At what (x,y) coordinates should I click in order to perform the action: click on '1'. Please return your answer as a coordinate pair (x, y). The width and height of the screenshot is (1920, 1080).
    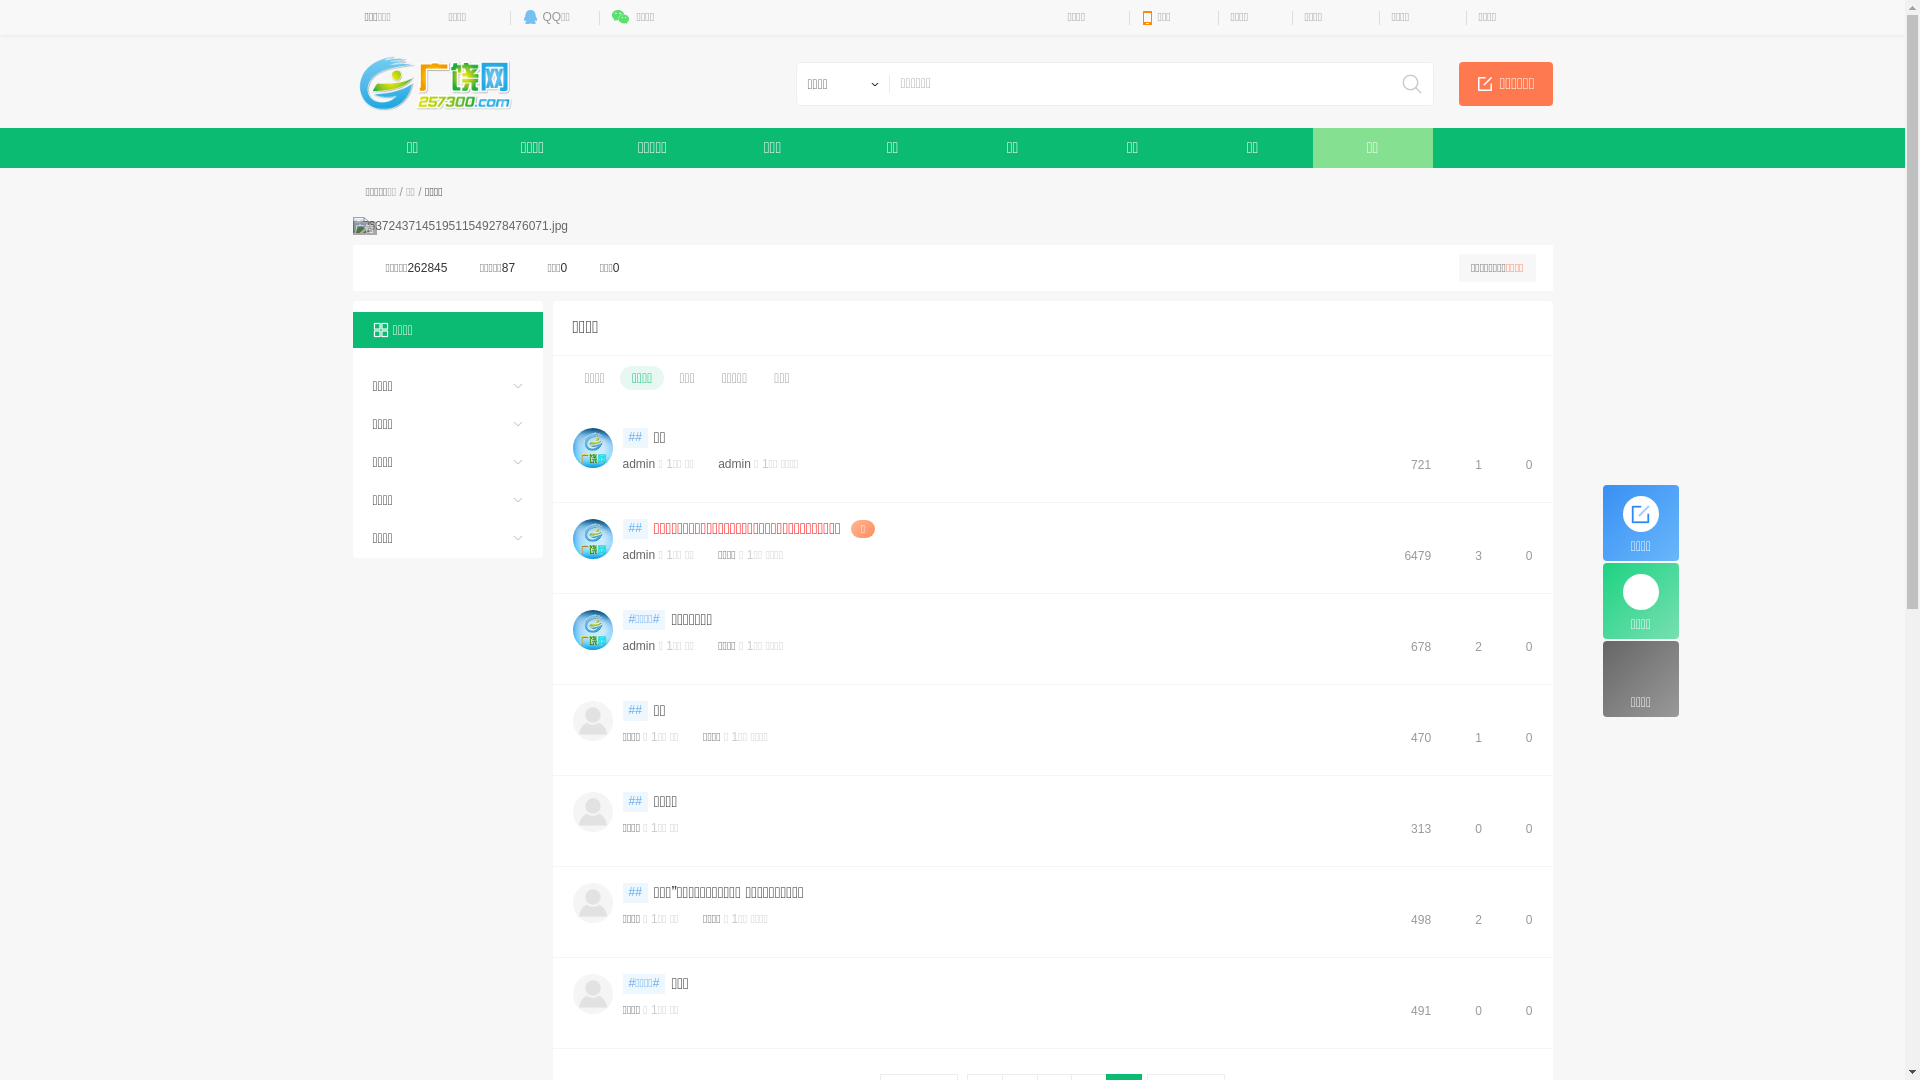
    Looking at the image, I should click on (1468, 465).